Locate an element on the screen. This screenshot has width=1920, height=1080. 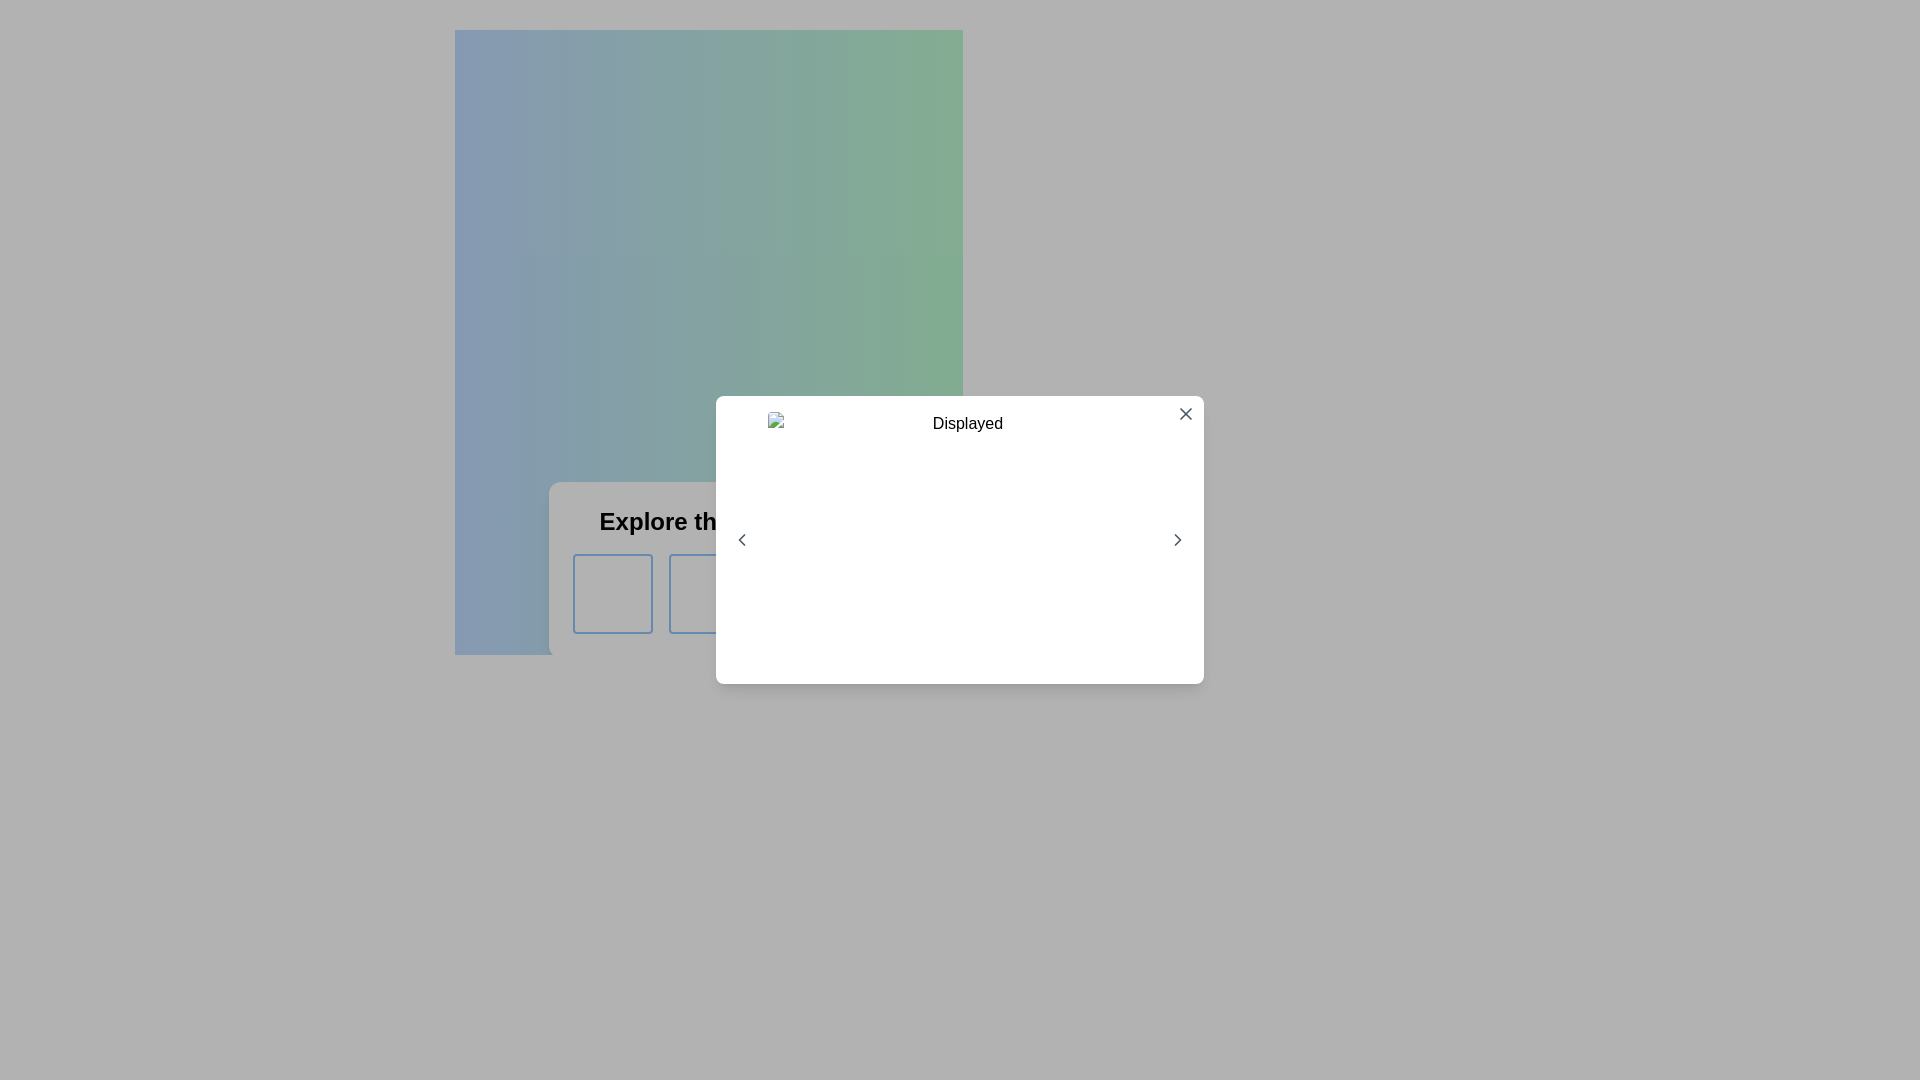
the second image thumbnail in a horizontal row of three is located at coordinates (709, 593).